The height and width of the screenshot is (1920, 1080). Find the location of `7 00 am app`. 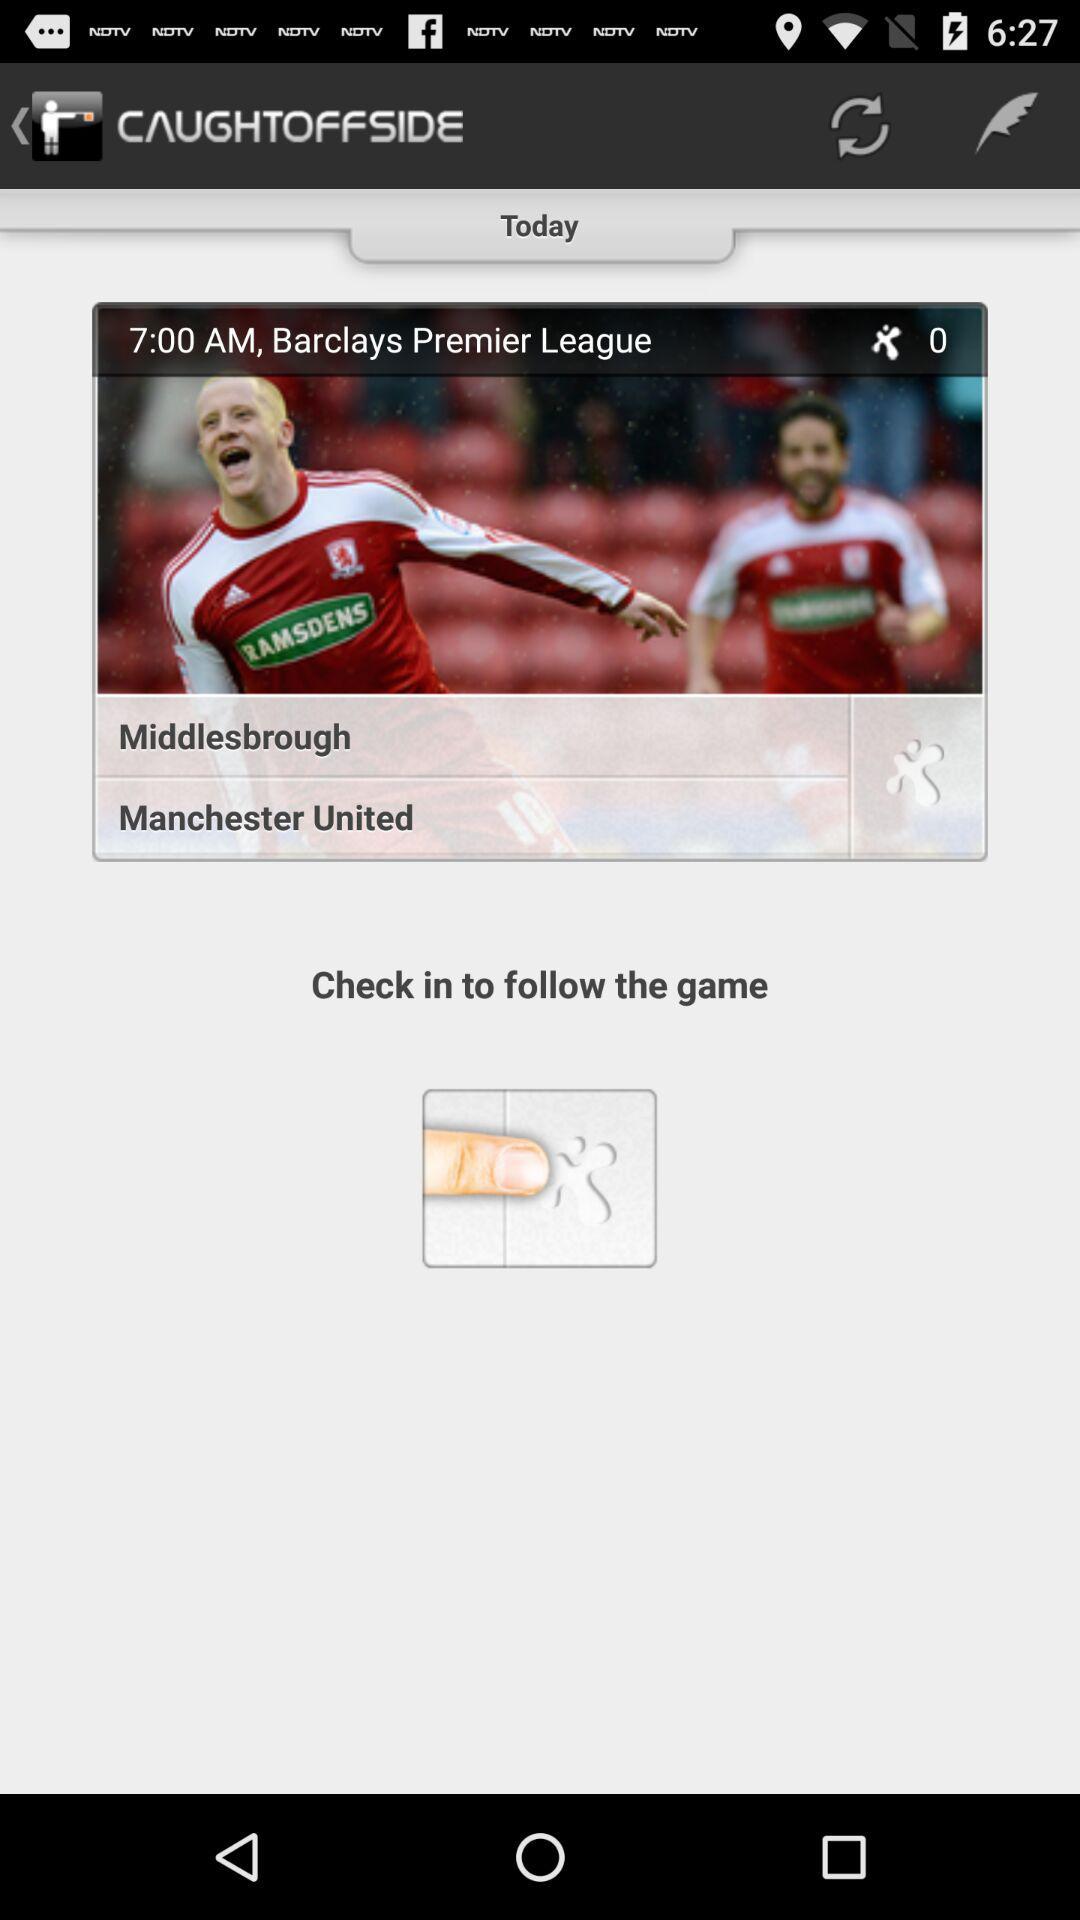

7 00 am app is located at coordinates (481, 339).